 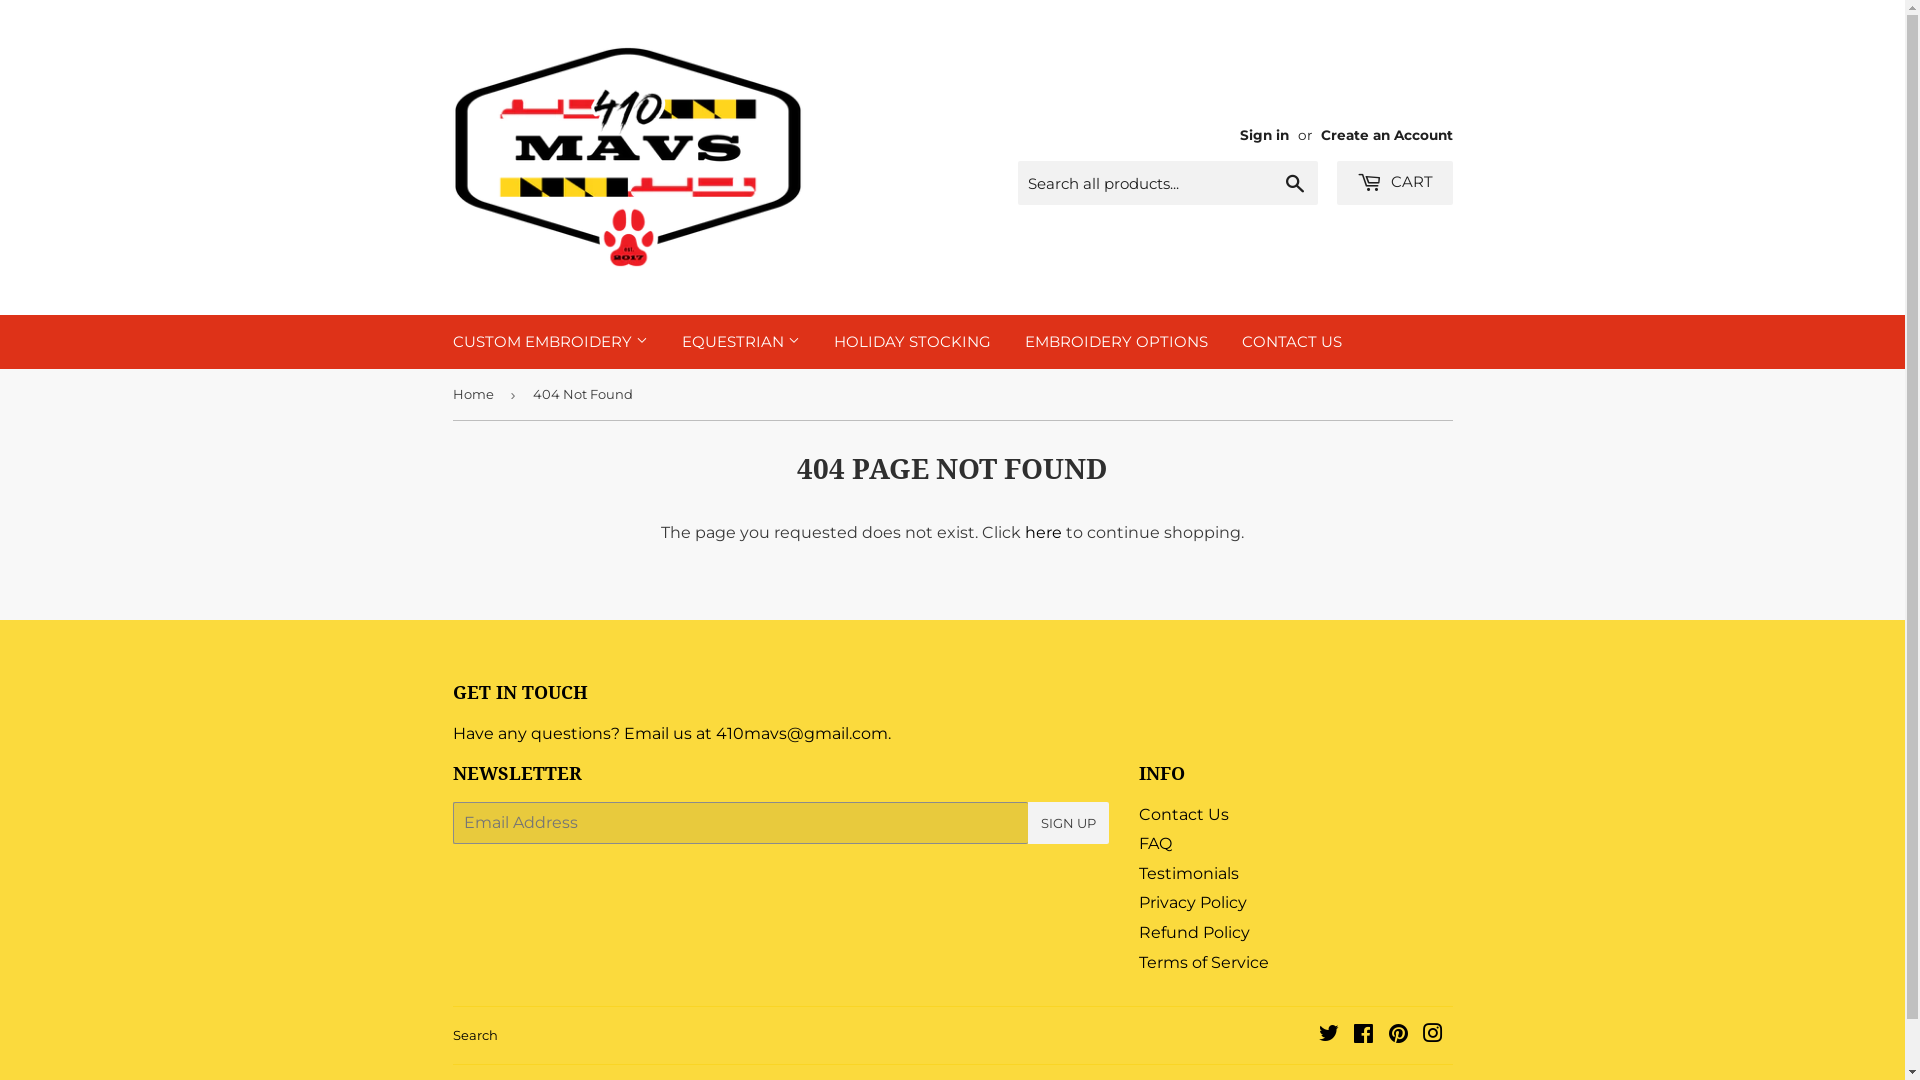 What do you see at coordinates (450, 394) in the screenshot?
I see `'Home'` at bounding box center [450, 394].